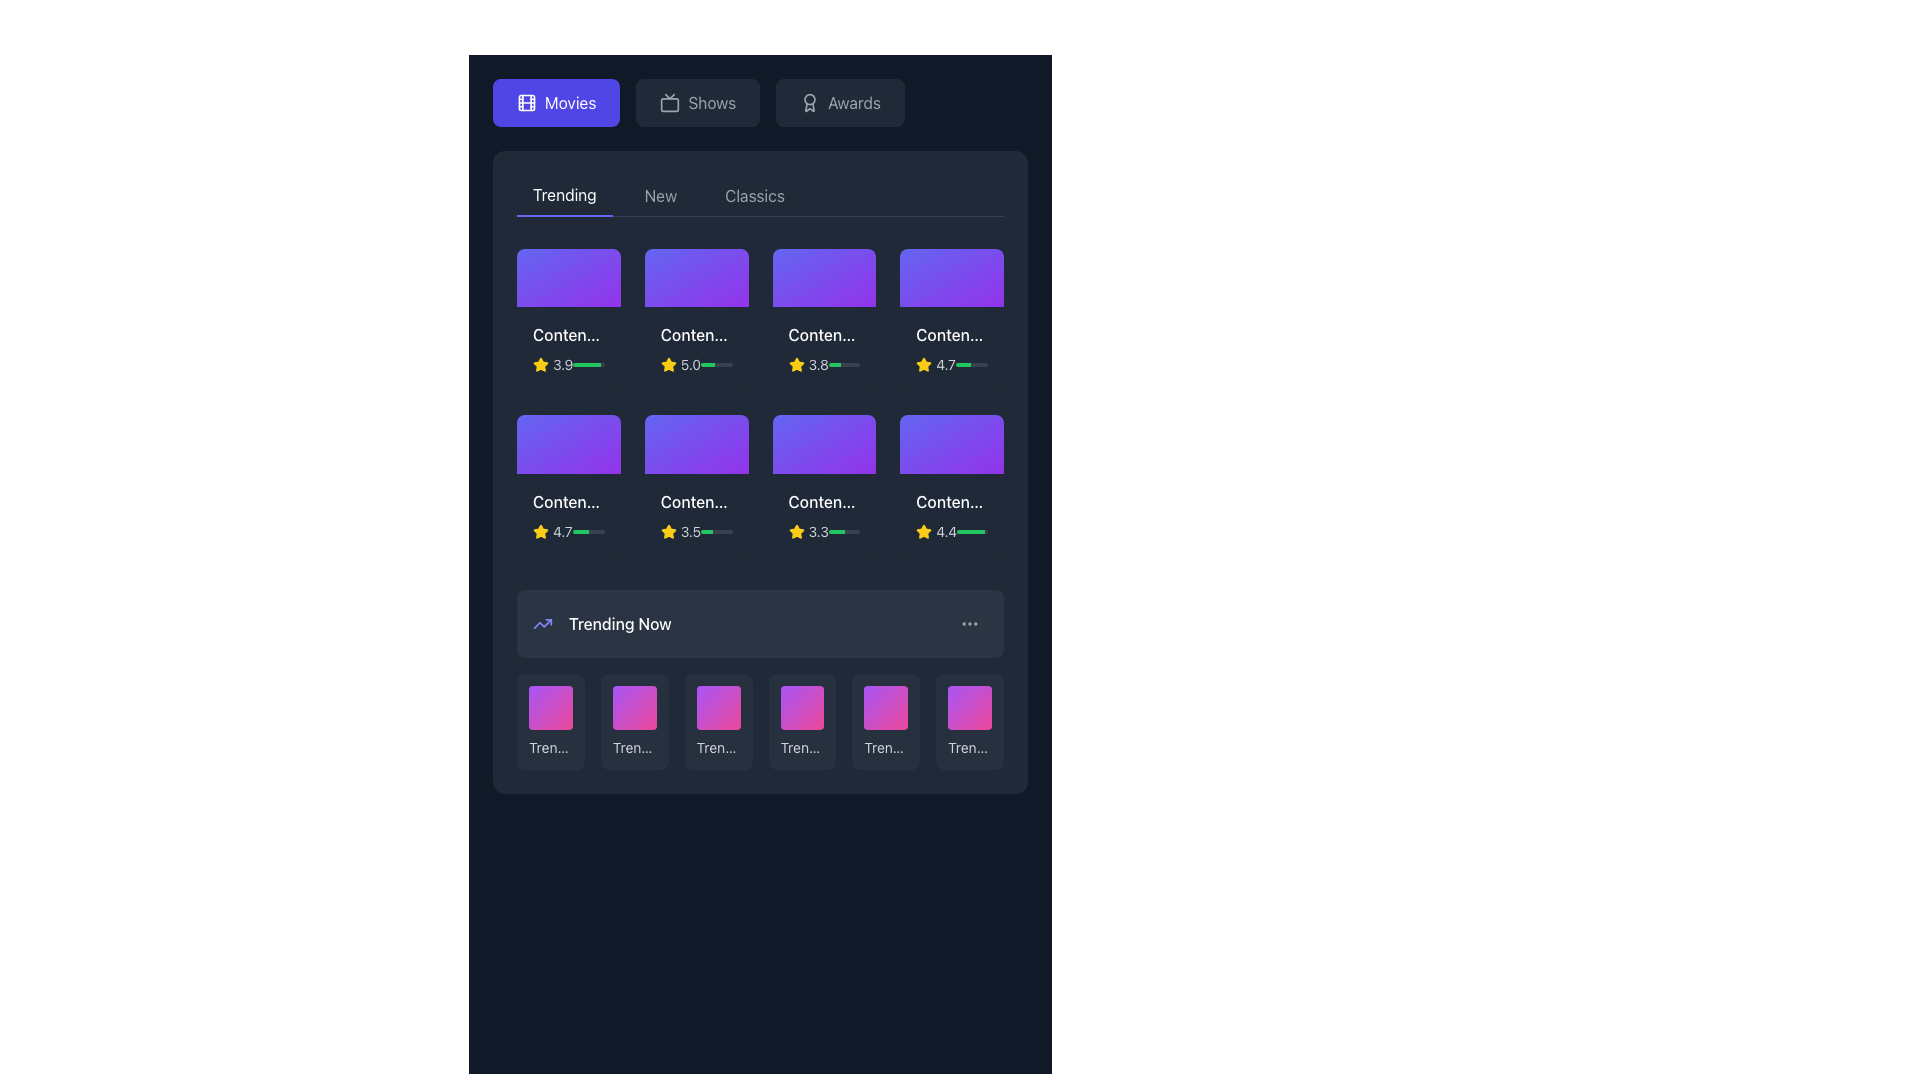 The image size is (1920, 1080). Describe the element at coordinates (556, 103) in the screenshot. I see `the 'Movies' button, which is a rounded rectangular button with a purple background and white text, located at the top-left corner of the interface` at that location.